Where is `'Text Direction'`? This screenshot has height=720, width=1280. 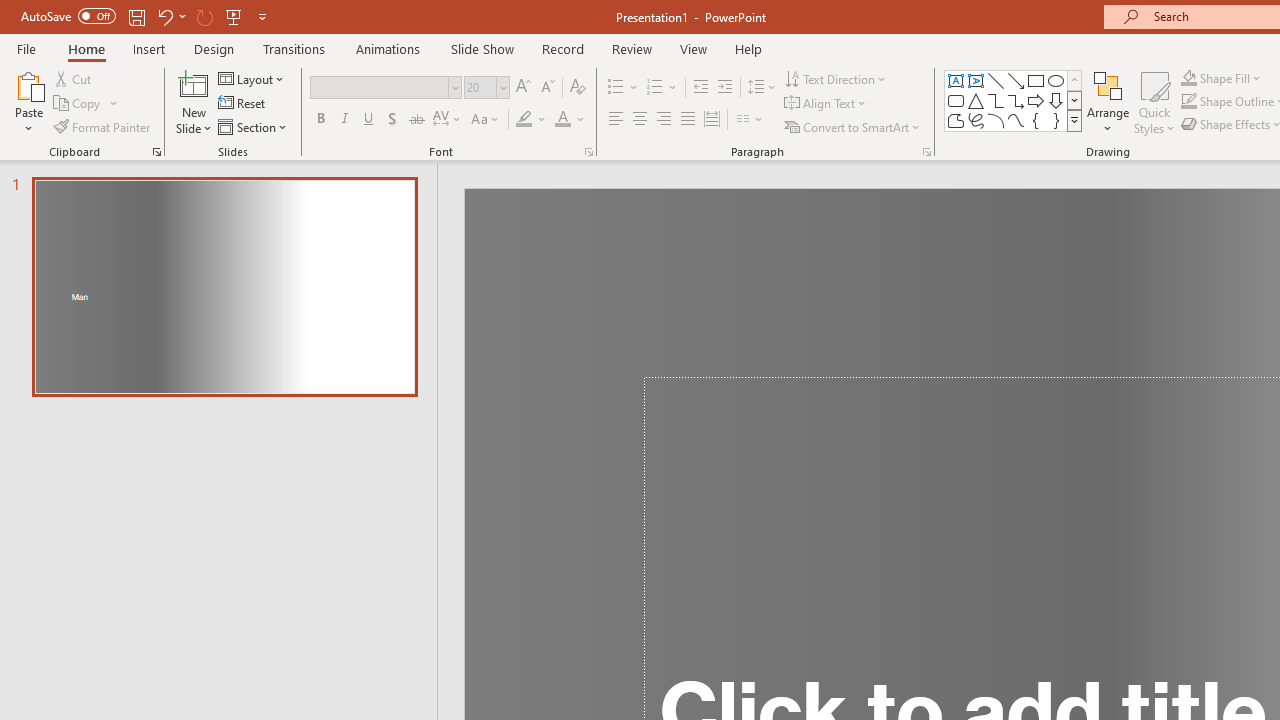
'Text Direction' is located at coordinates (837, 78).